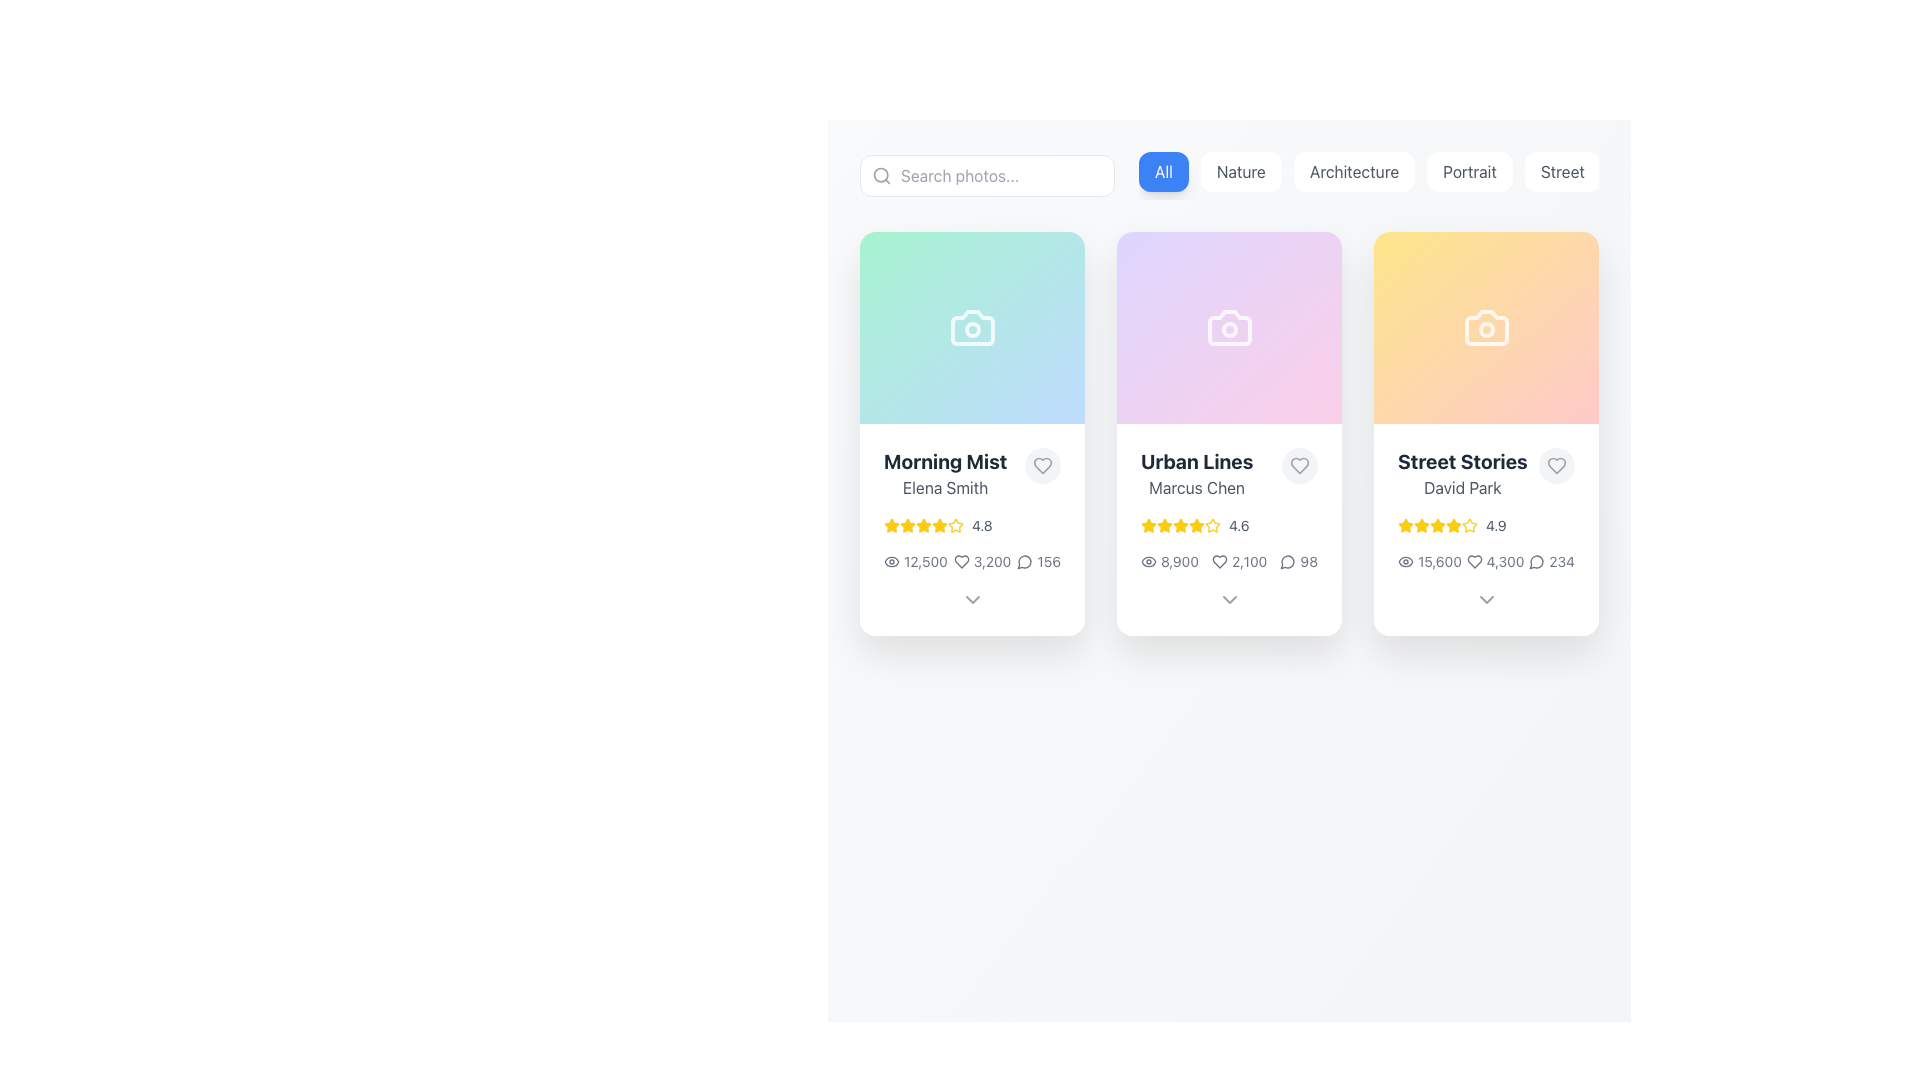  Describe the element at coordinates (1180, 524) in the screenshot. I see `the fifth yellow star icon within the 'Urban Lines' card, which is aligned horizontally with similar icons` at that location.